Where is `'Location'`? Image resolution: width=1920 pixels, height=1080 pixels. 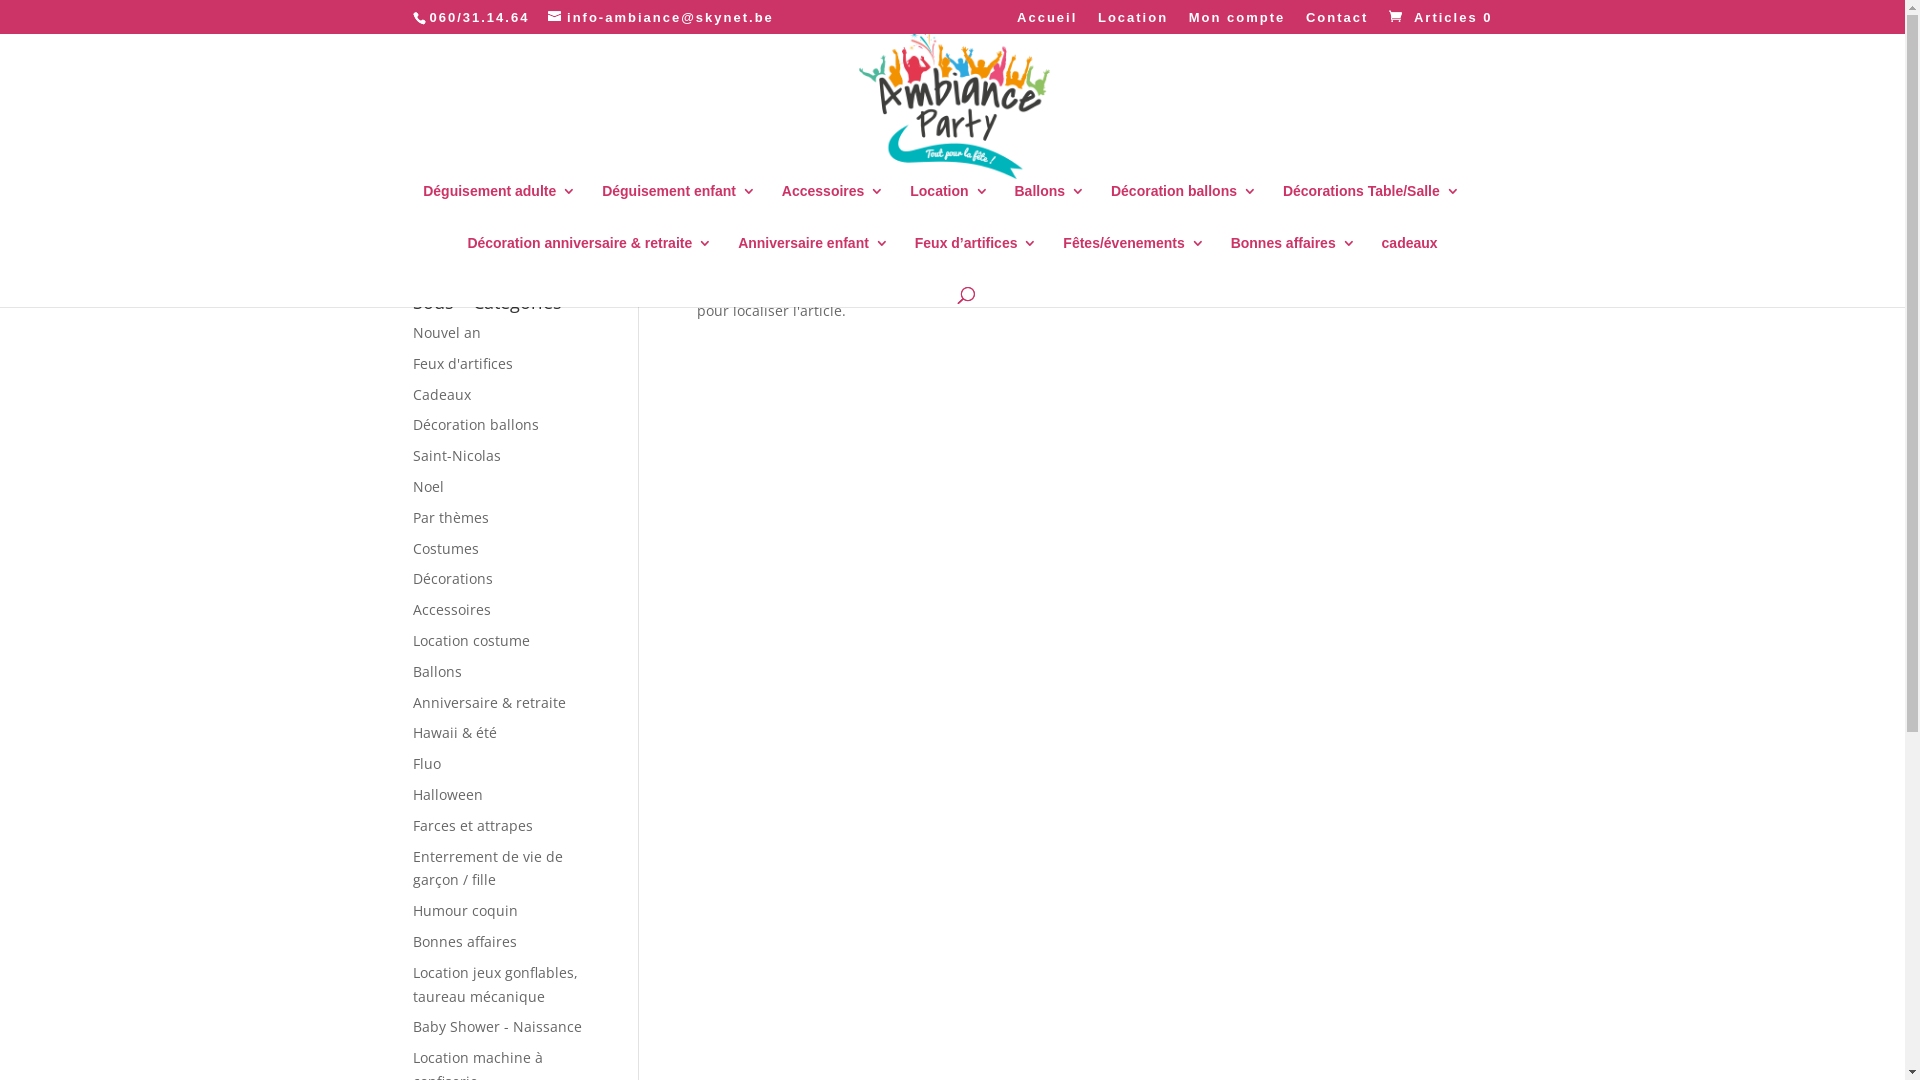 'Location' is located at coordinates (948, 205).